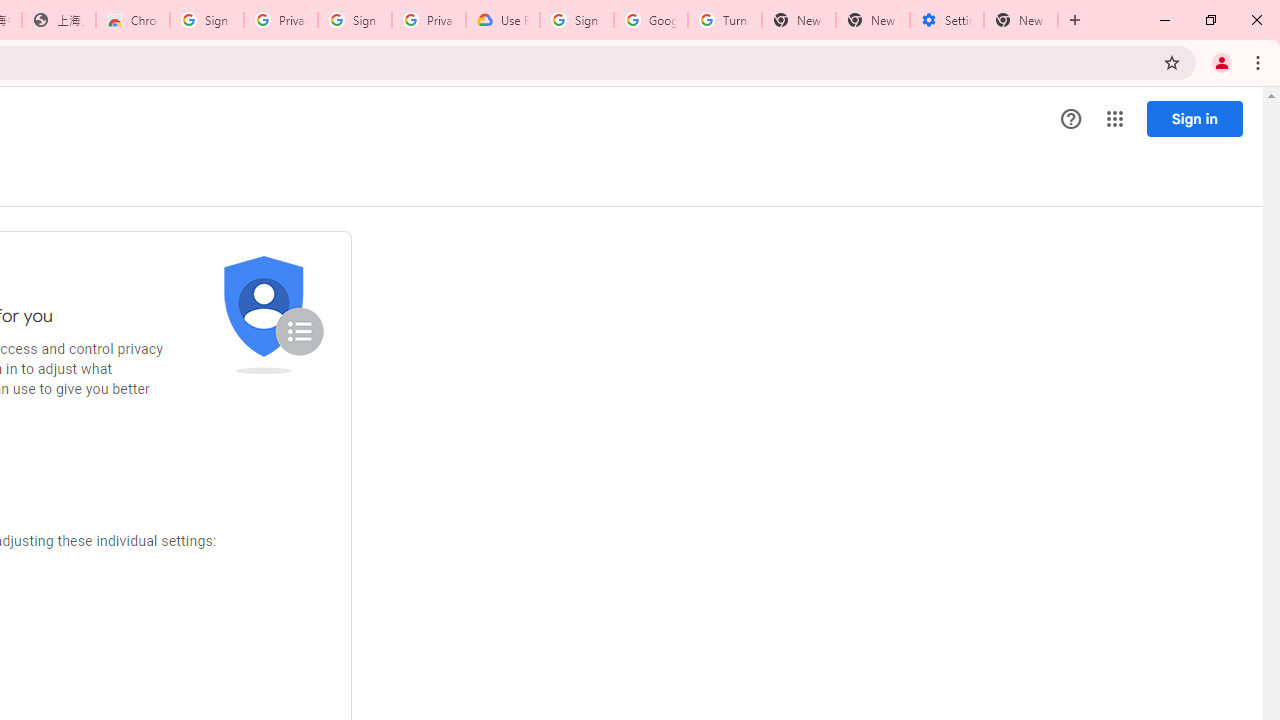  What do you see at coordinates (723, 20) in the screenshot?
I see `'Turn cookies on or off - Computer - Google Account Help'` at bounding box center [723, 20].